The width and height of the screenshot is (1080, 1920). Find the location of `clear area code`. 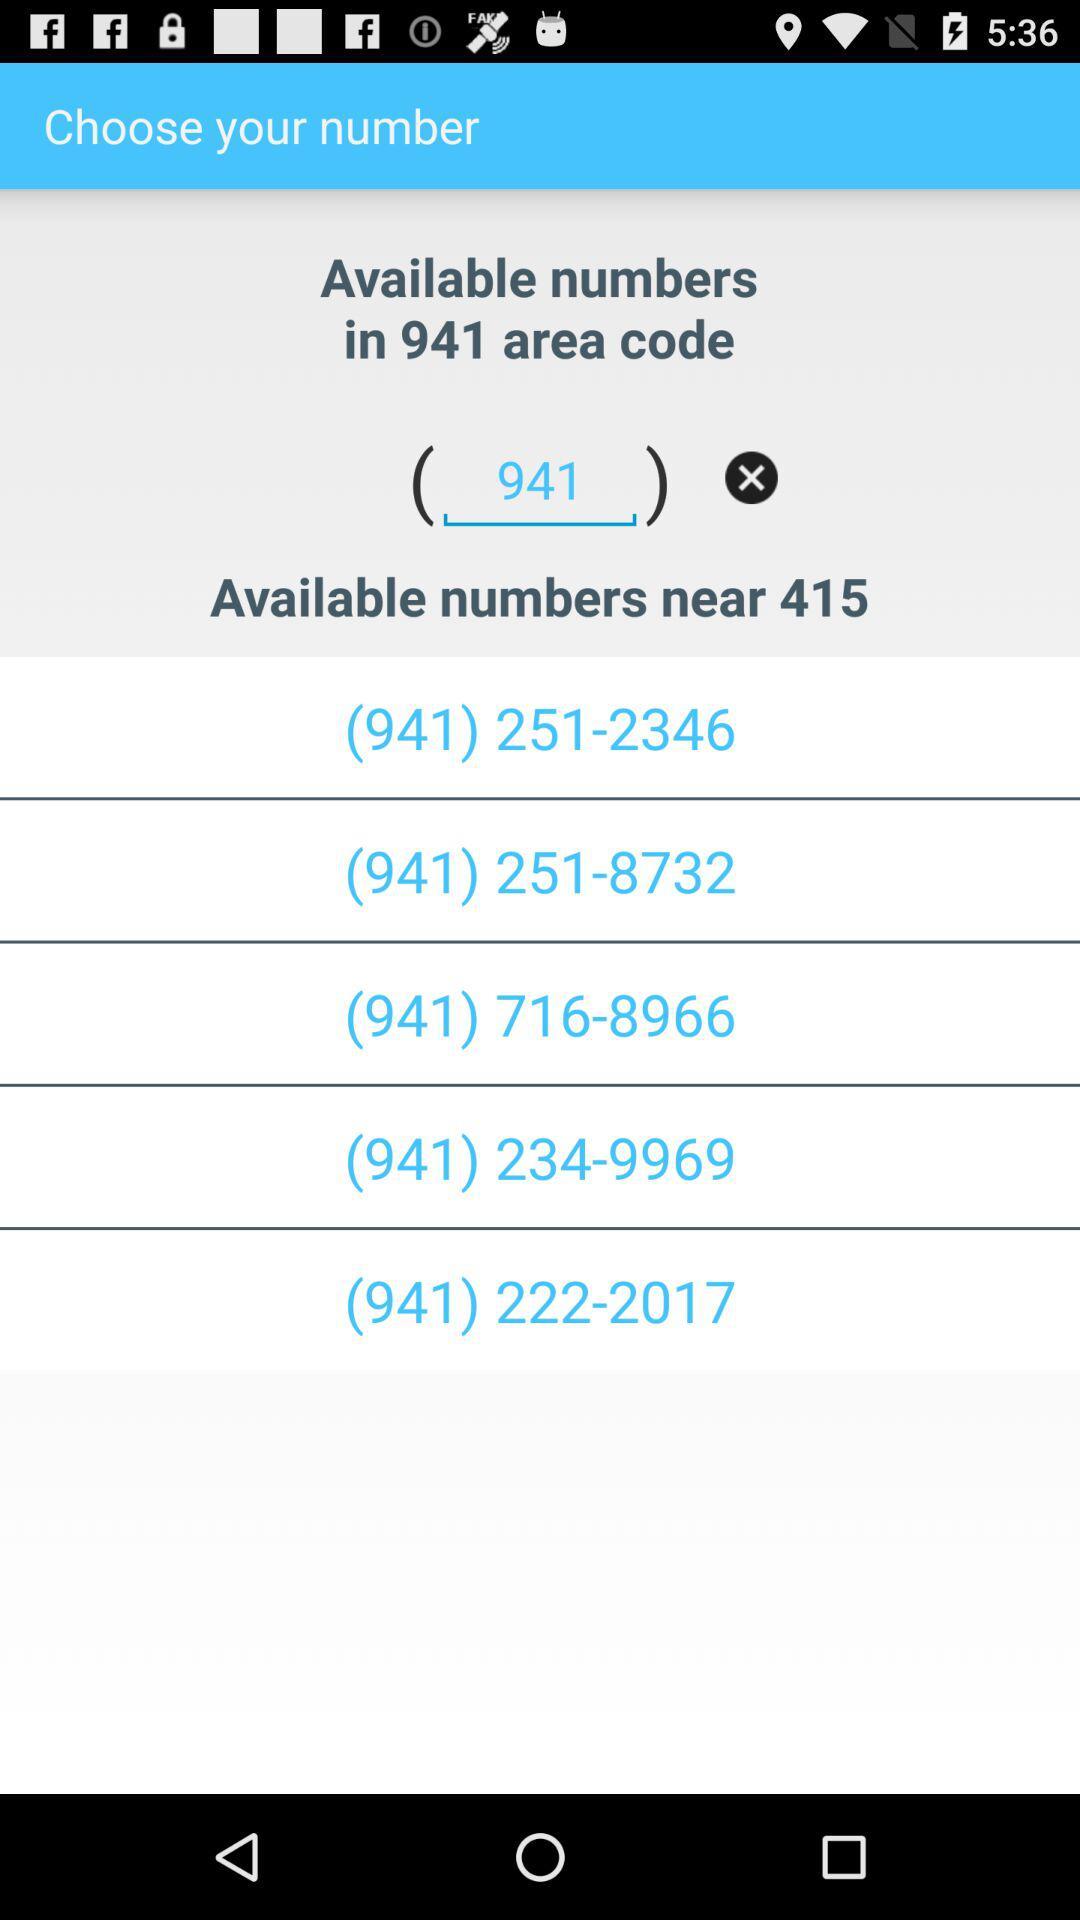

clear area code is located at coordinates (751, 476).